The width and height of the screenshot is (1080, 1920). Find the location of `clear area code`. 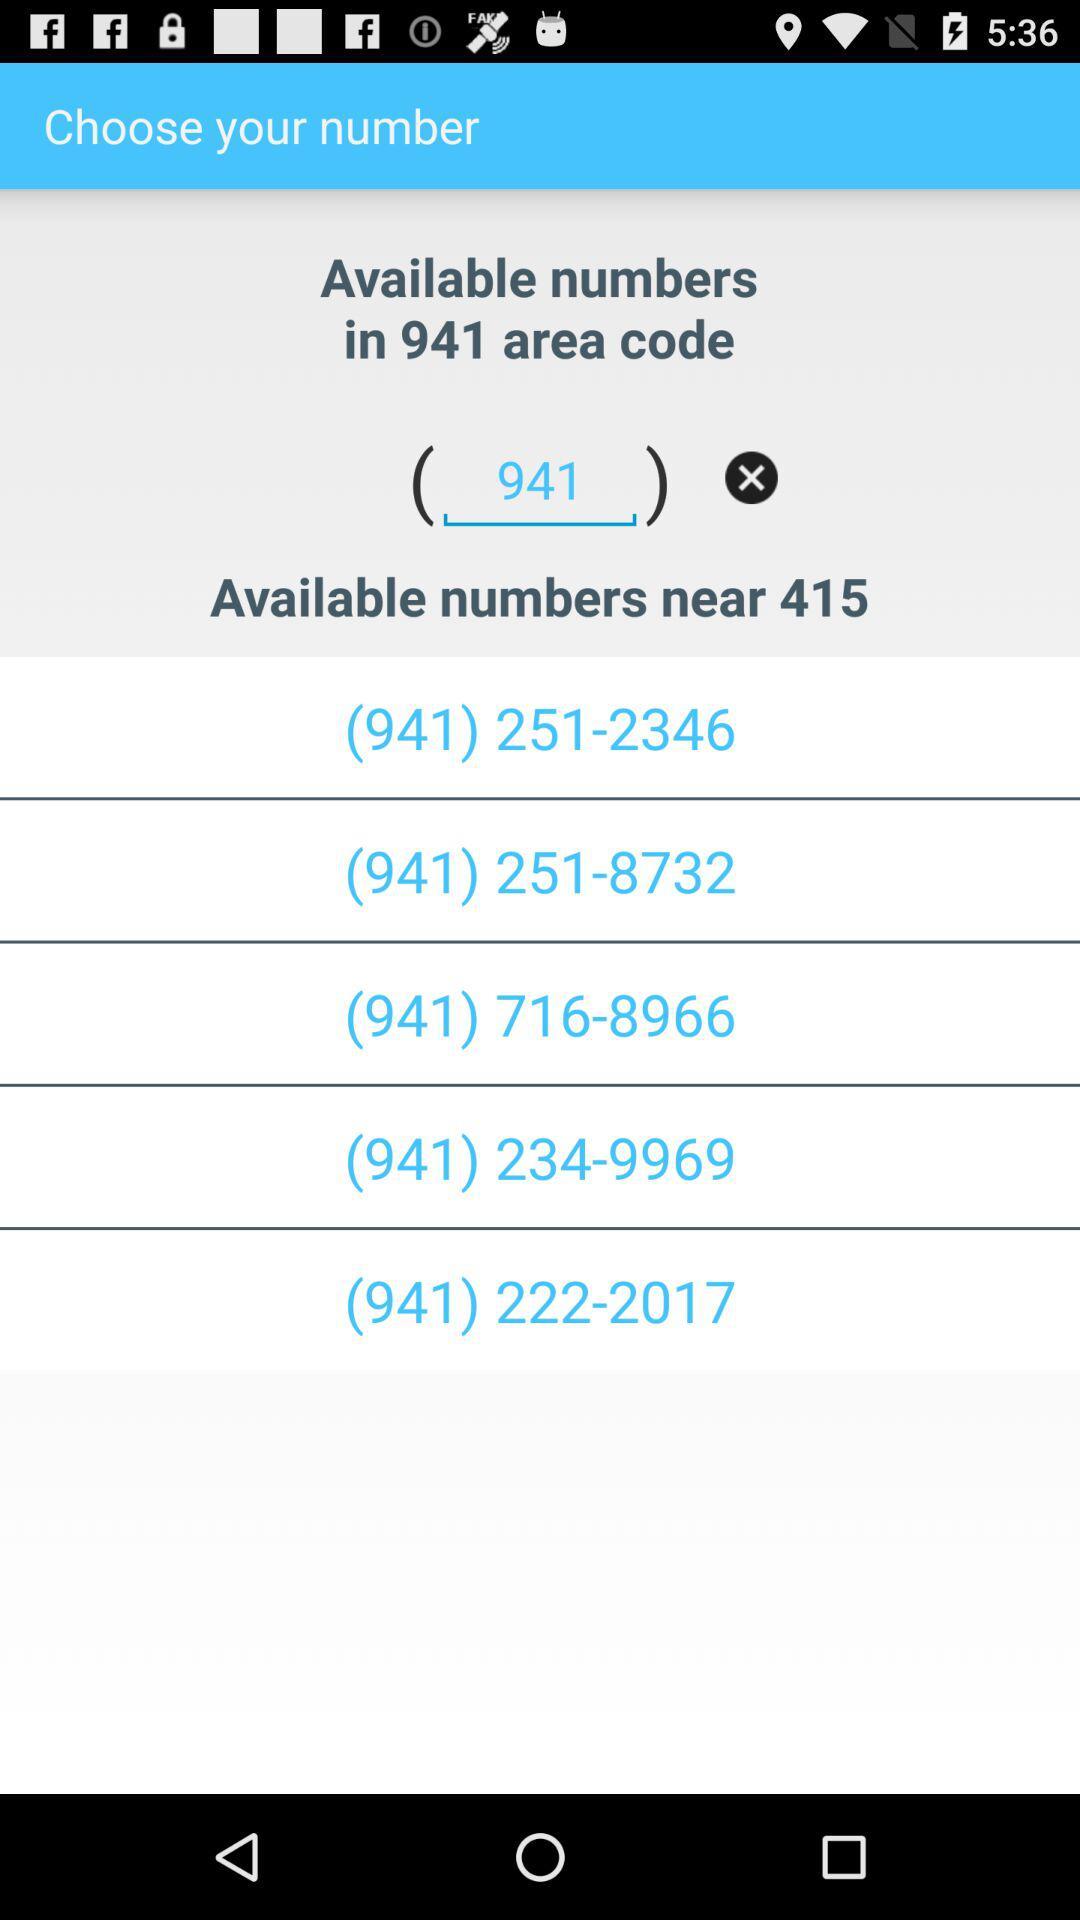

clear area code is located at coordinates (751, 476).